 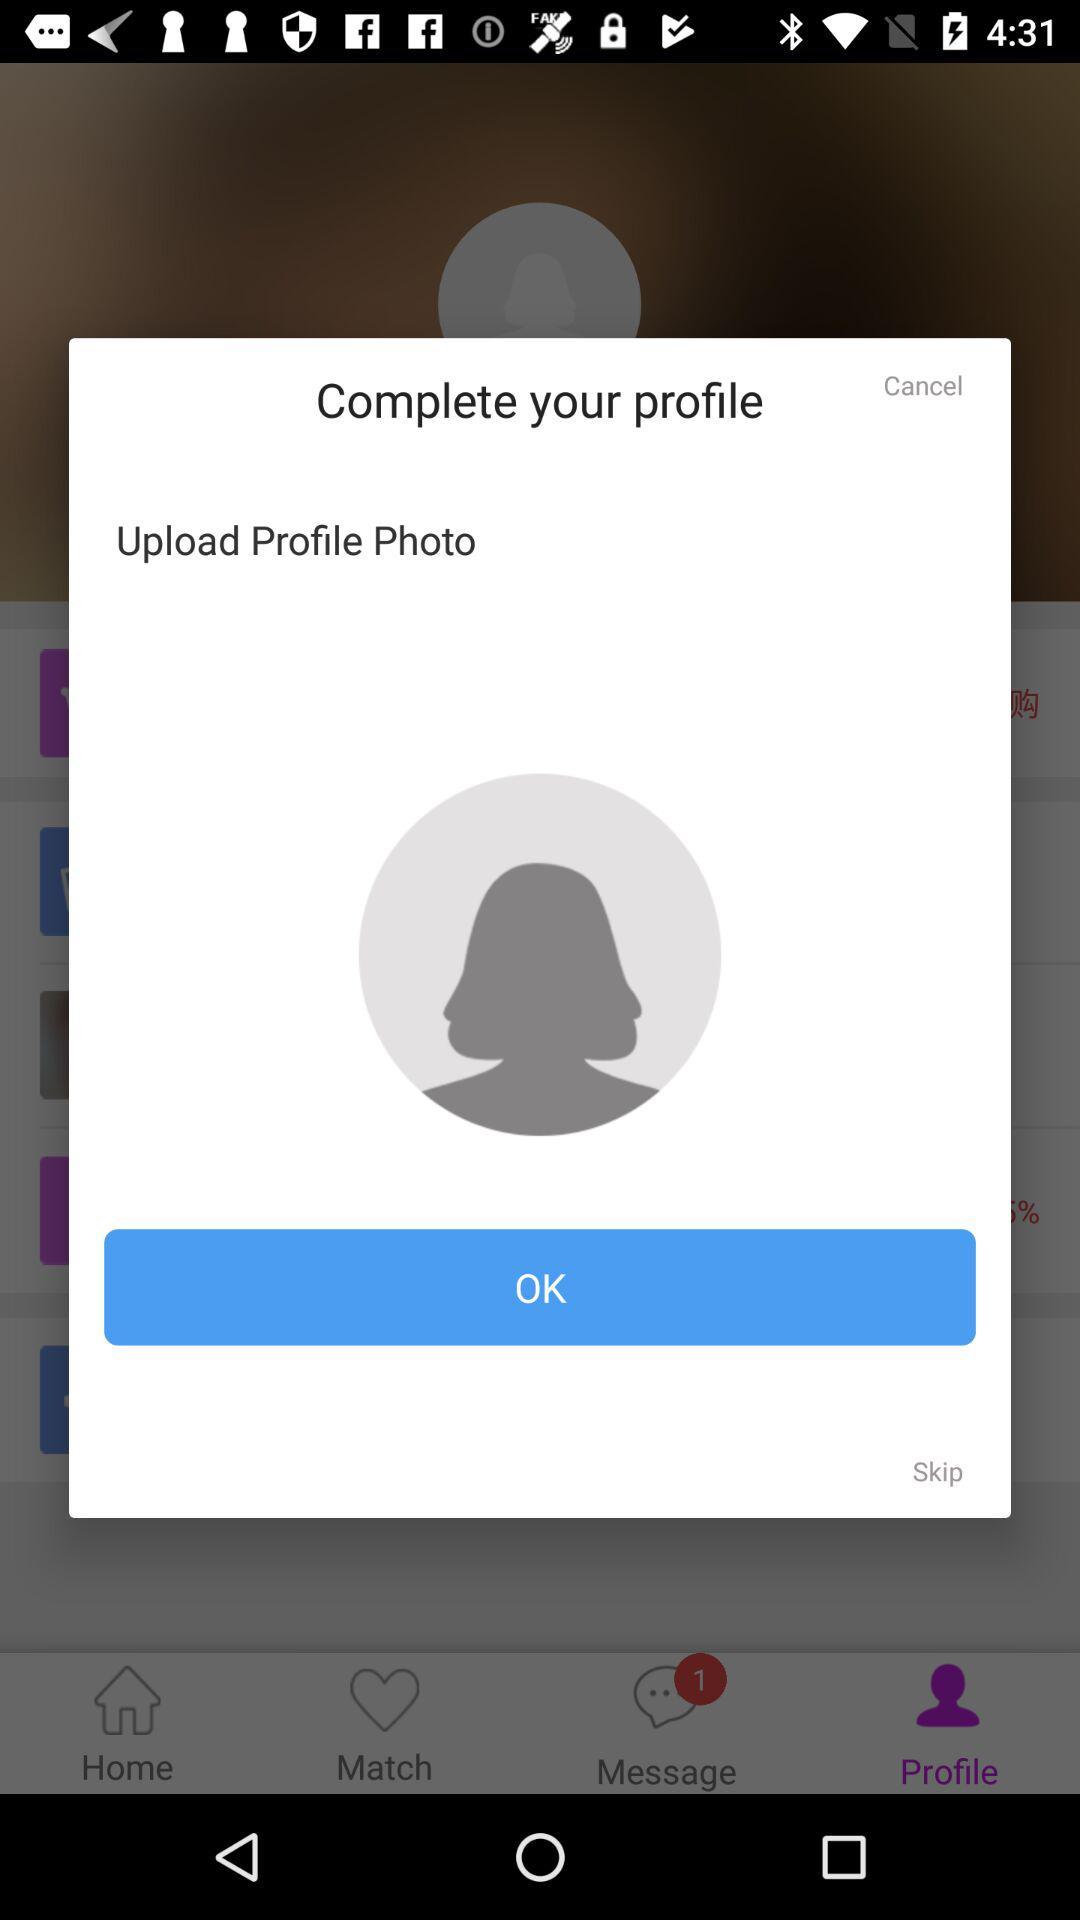 I want to click on the item next to the complete your profile item, so click(x=923, y=385).